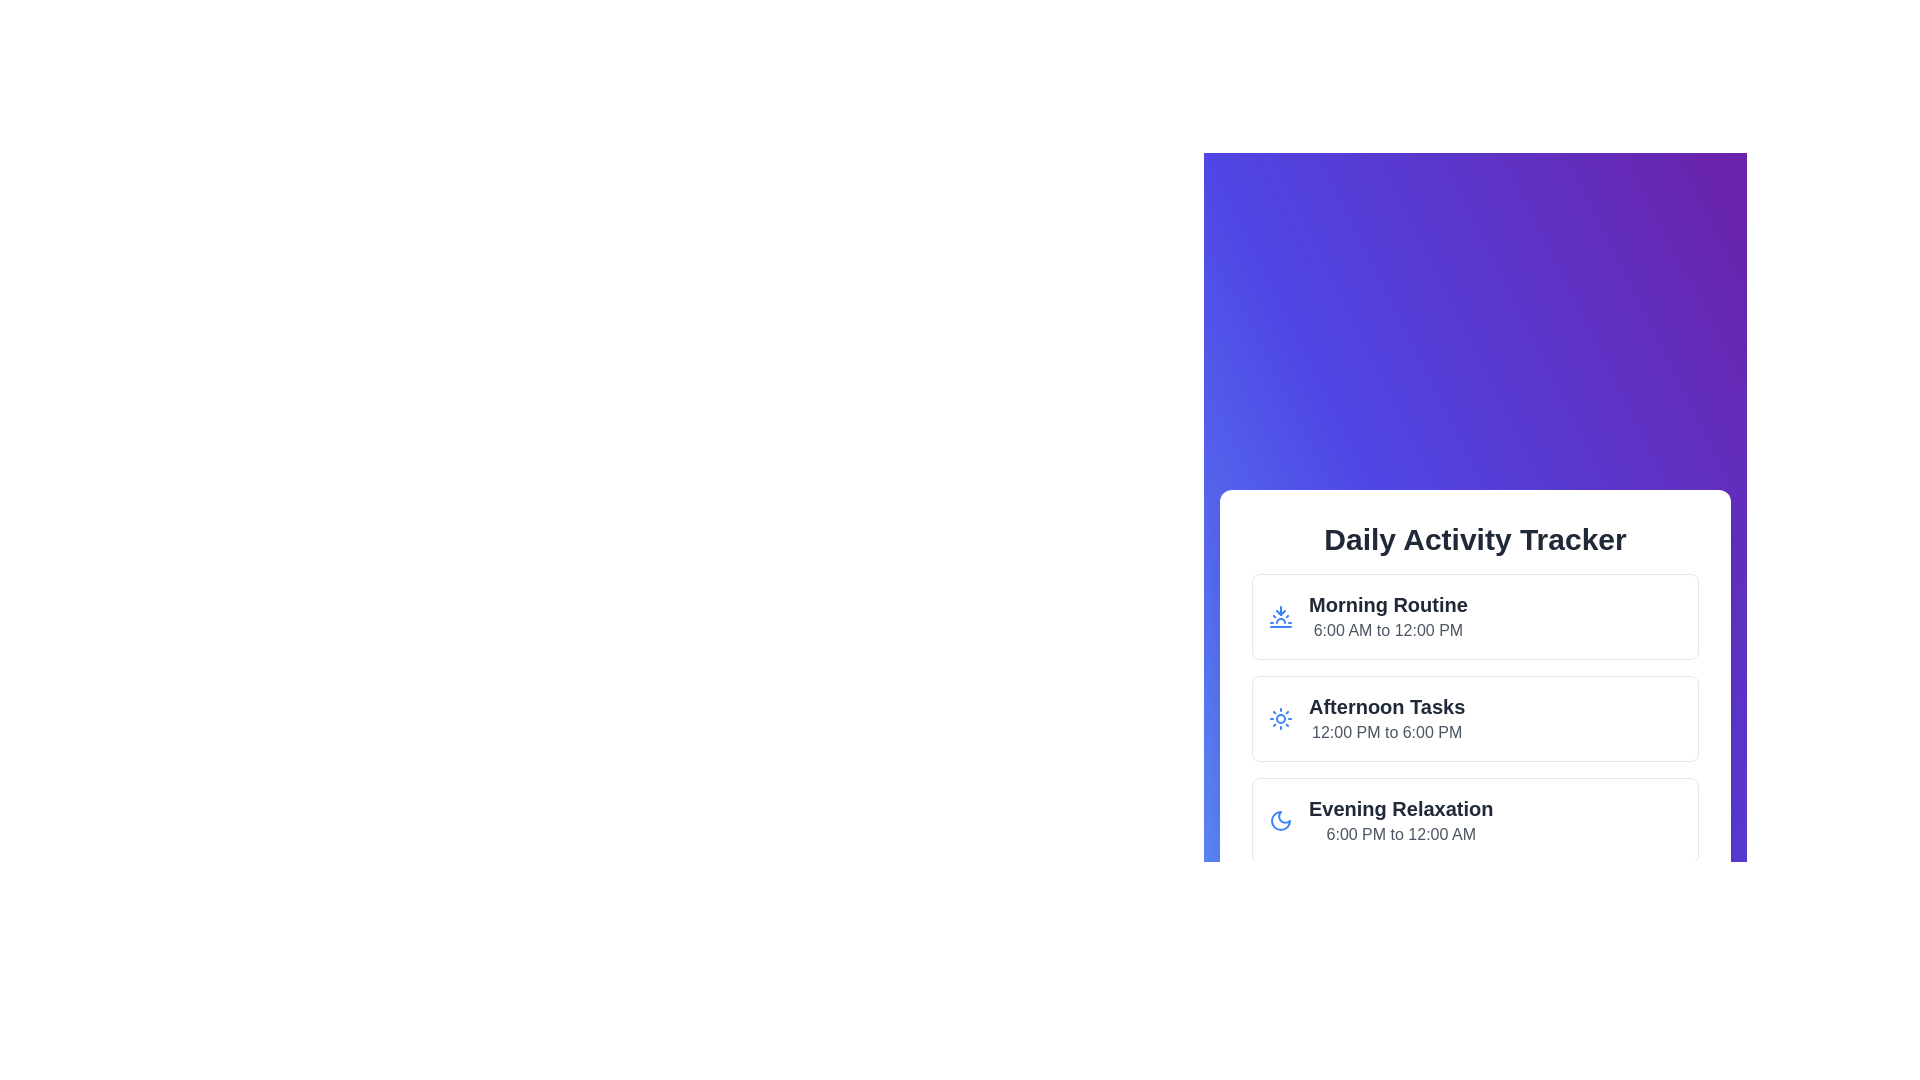 This screenshot has width=1920, height=1080. I want to click on the 'Morning Routine' informational card located at the top of the list within the 'Daily Activity Tracker', so click(1475, 616).